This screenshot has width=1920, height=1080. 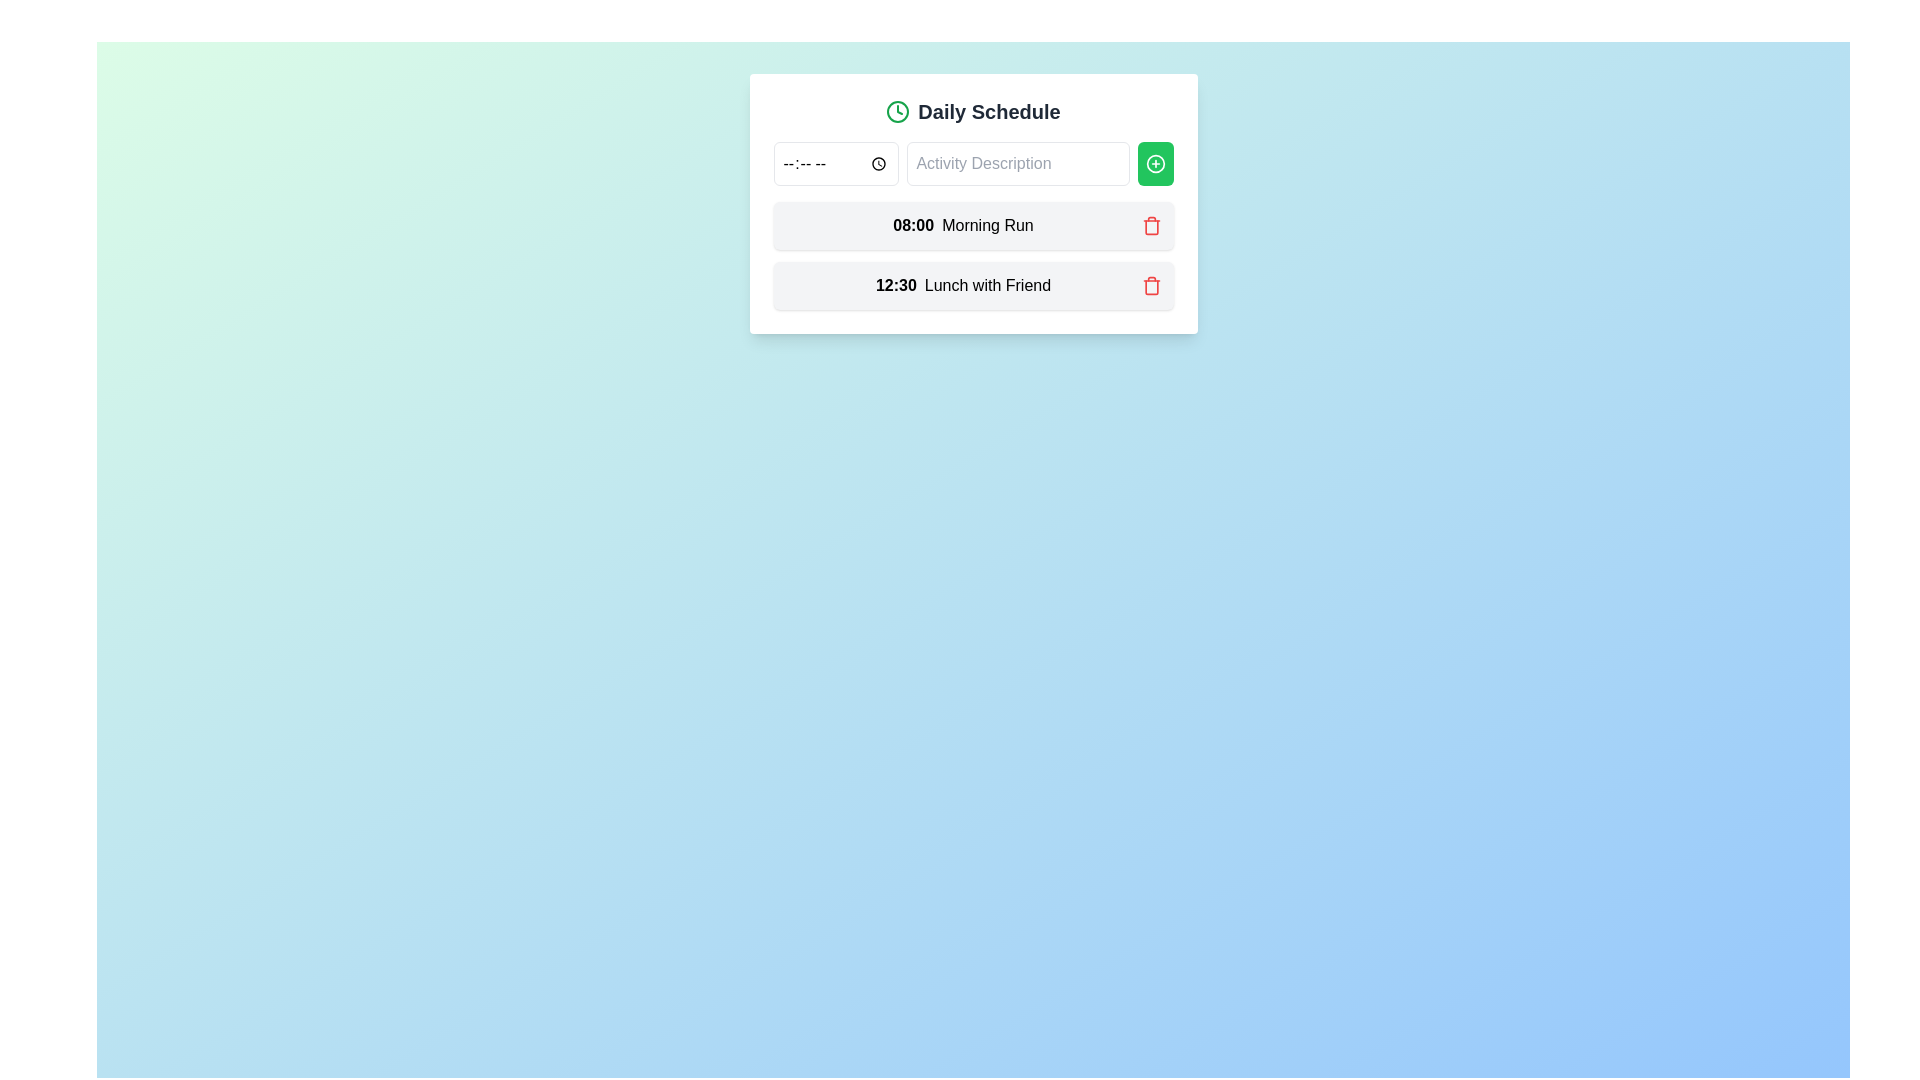 What do you see at coordinates (963, 285) in the screenshot?
I see `information presented in the text block displaying '12:30 Lunch with Friend', which is the second item in the daily schedule interface` at bounding box center [963, 285].